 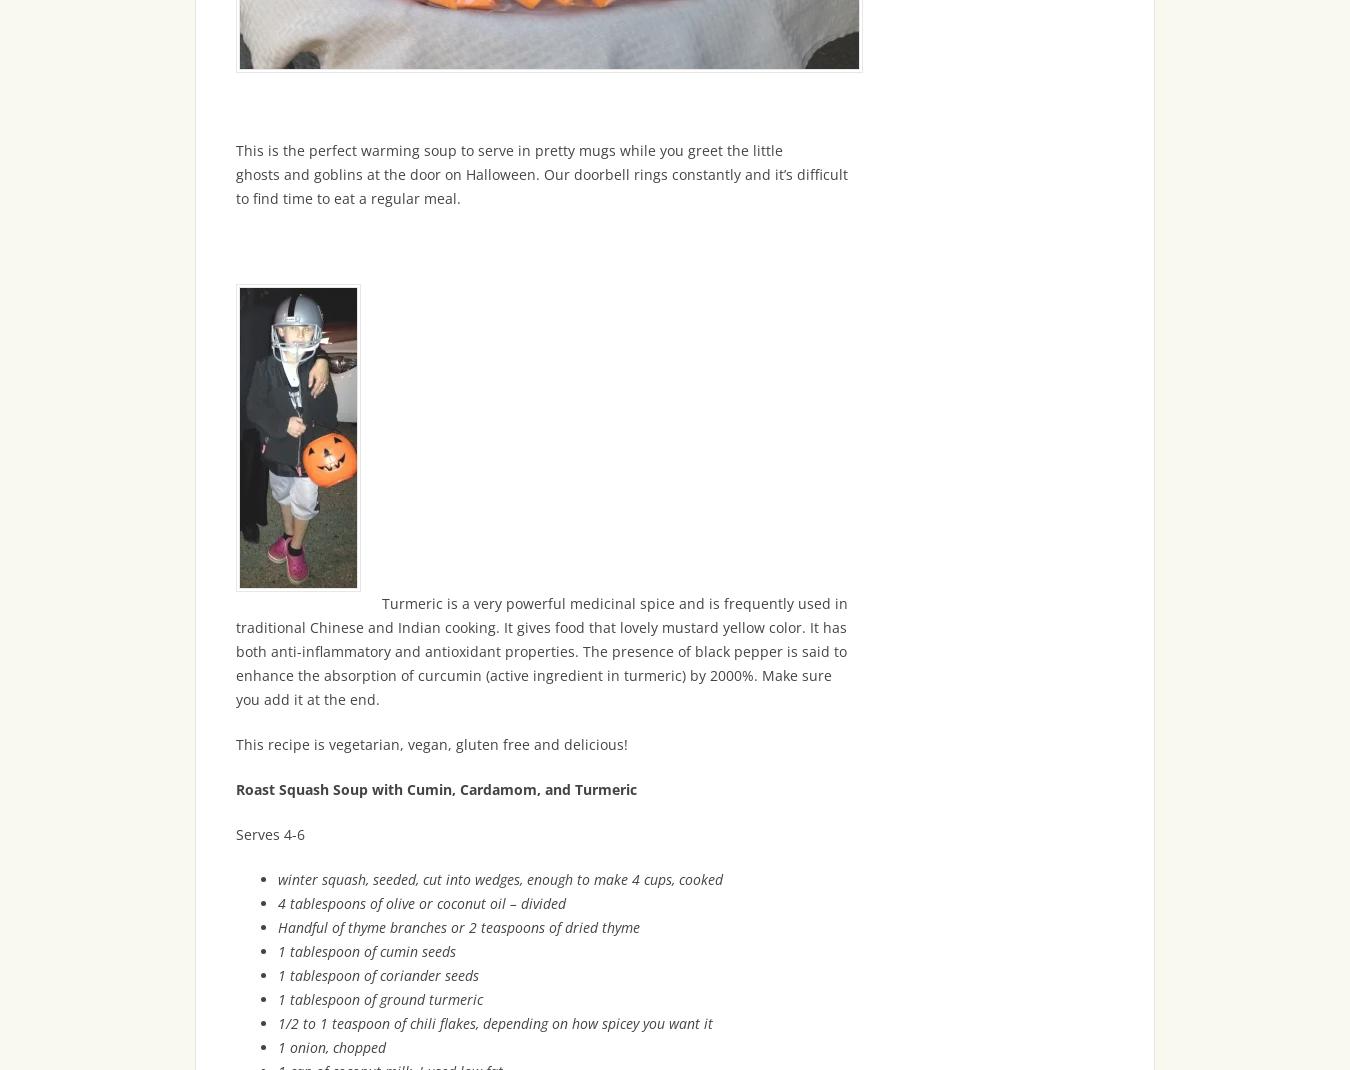 What do you see at coordinates (276, 974) in the screenshot?
I see `'1 tablespoon of coriander seeds'` at bounding box center [276, 974].